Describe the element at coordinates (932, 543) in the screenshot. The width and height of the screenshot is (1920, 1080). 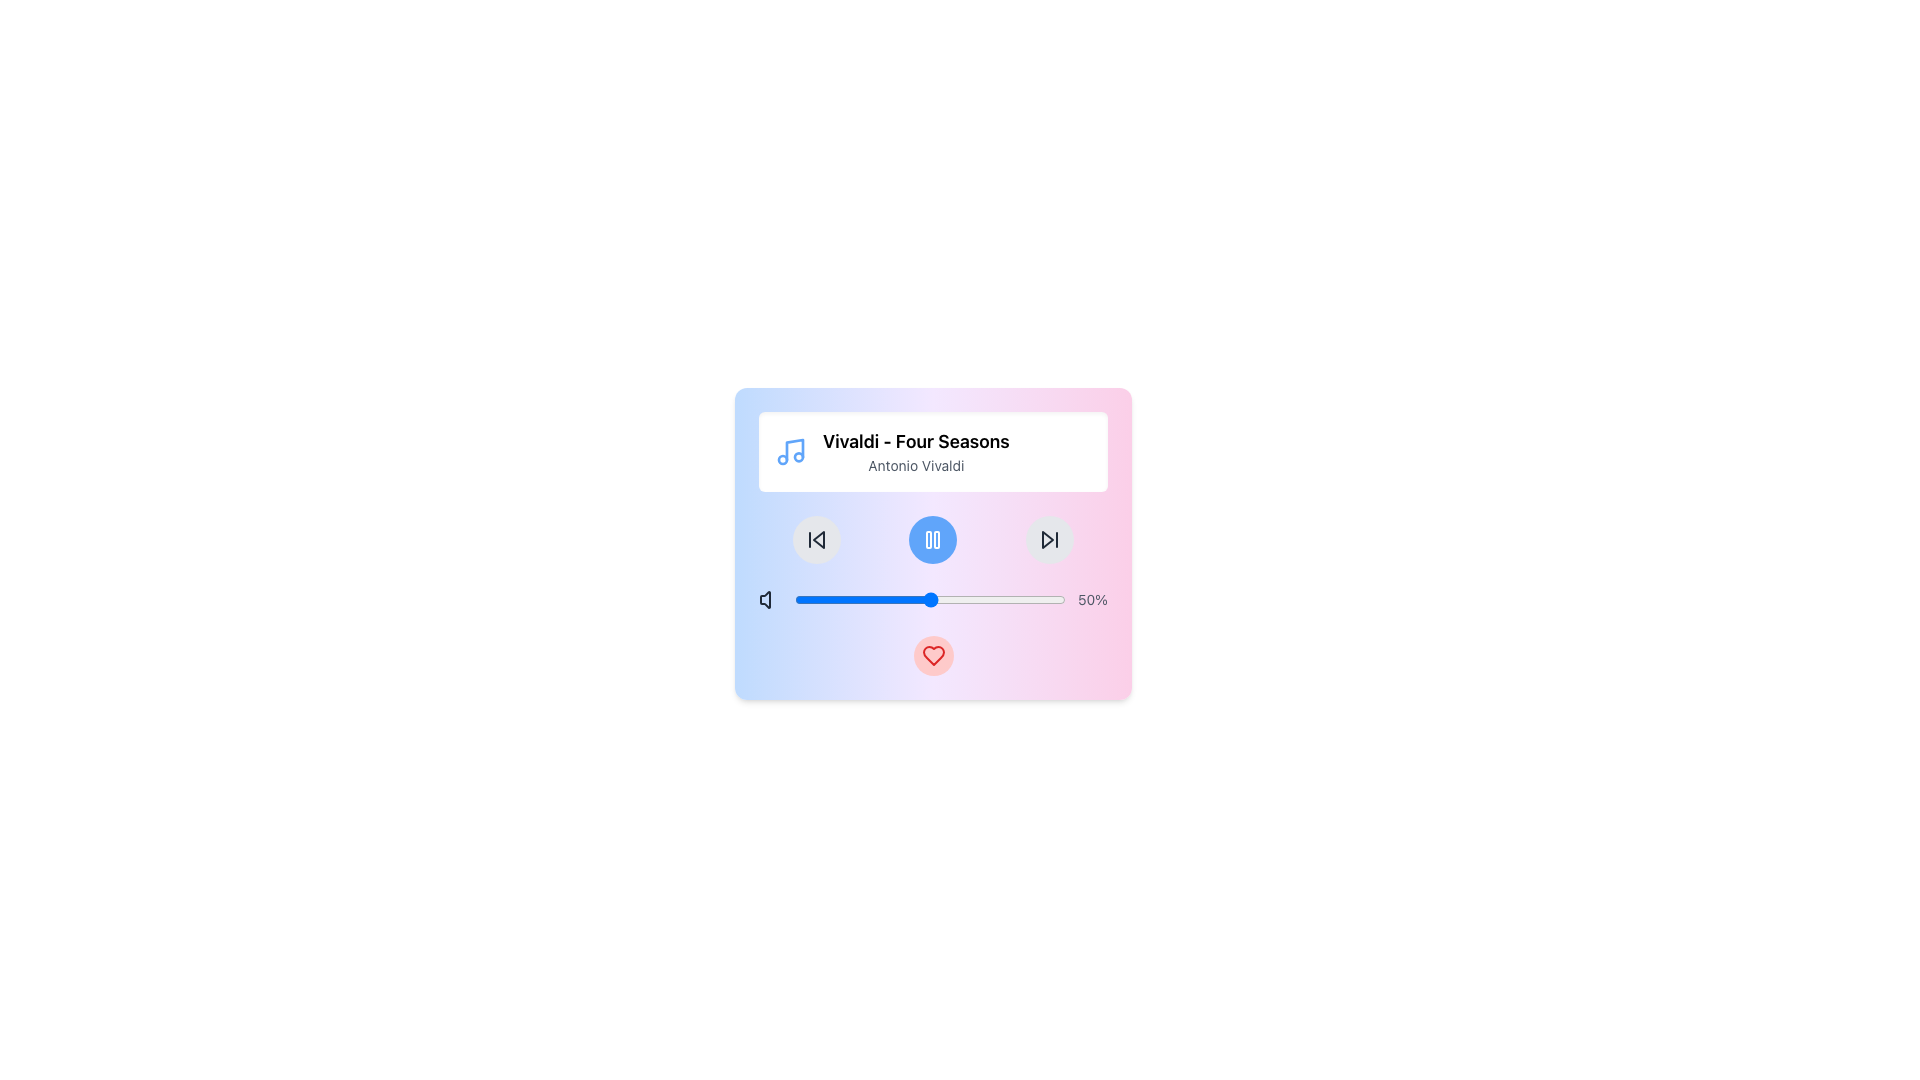
I see `the heart-shaped button in the music player interface to like the song 'Vivaldi - Four Seasons' by Antonio Vivaldi` at that location.